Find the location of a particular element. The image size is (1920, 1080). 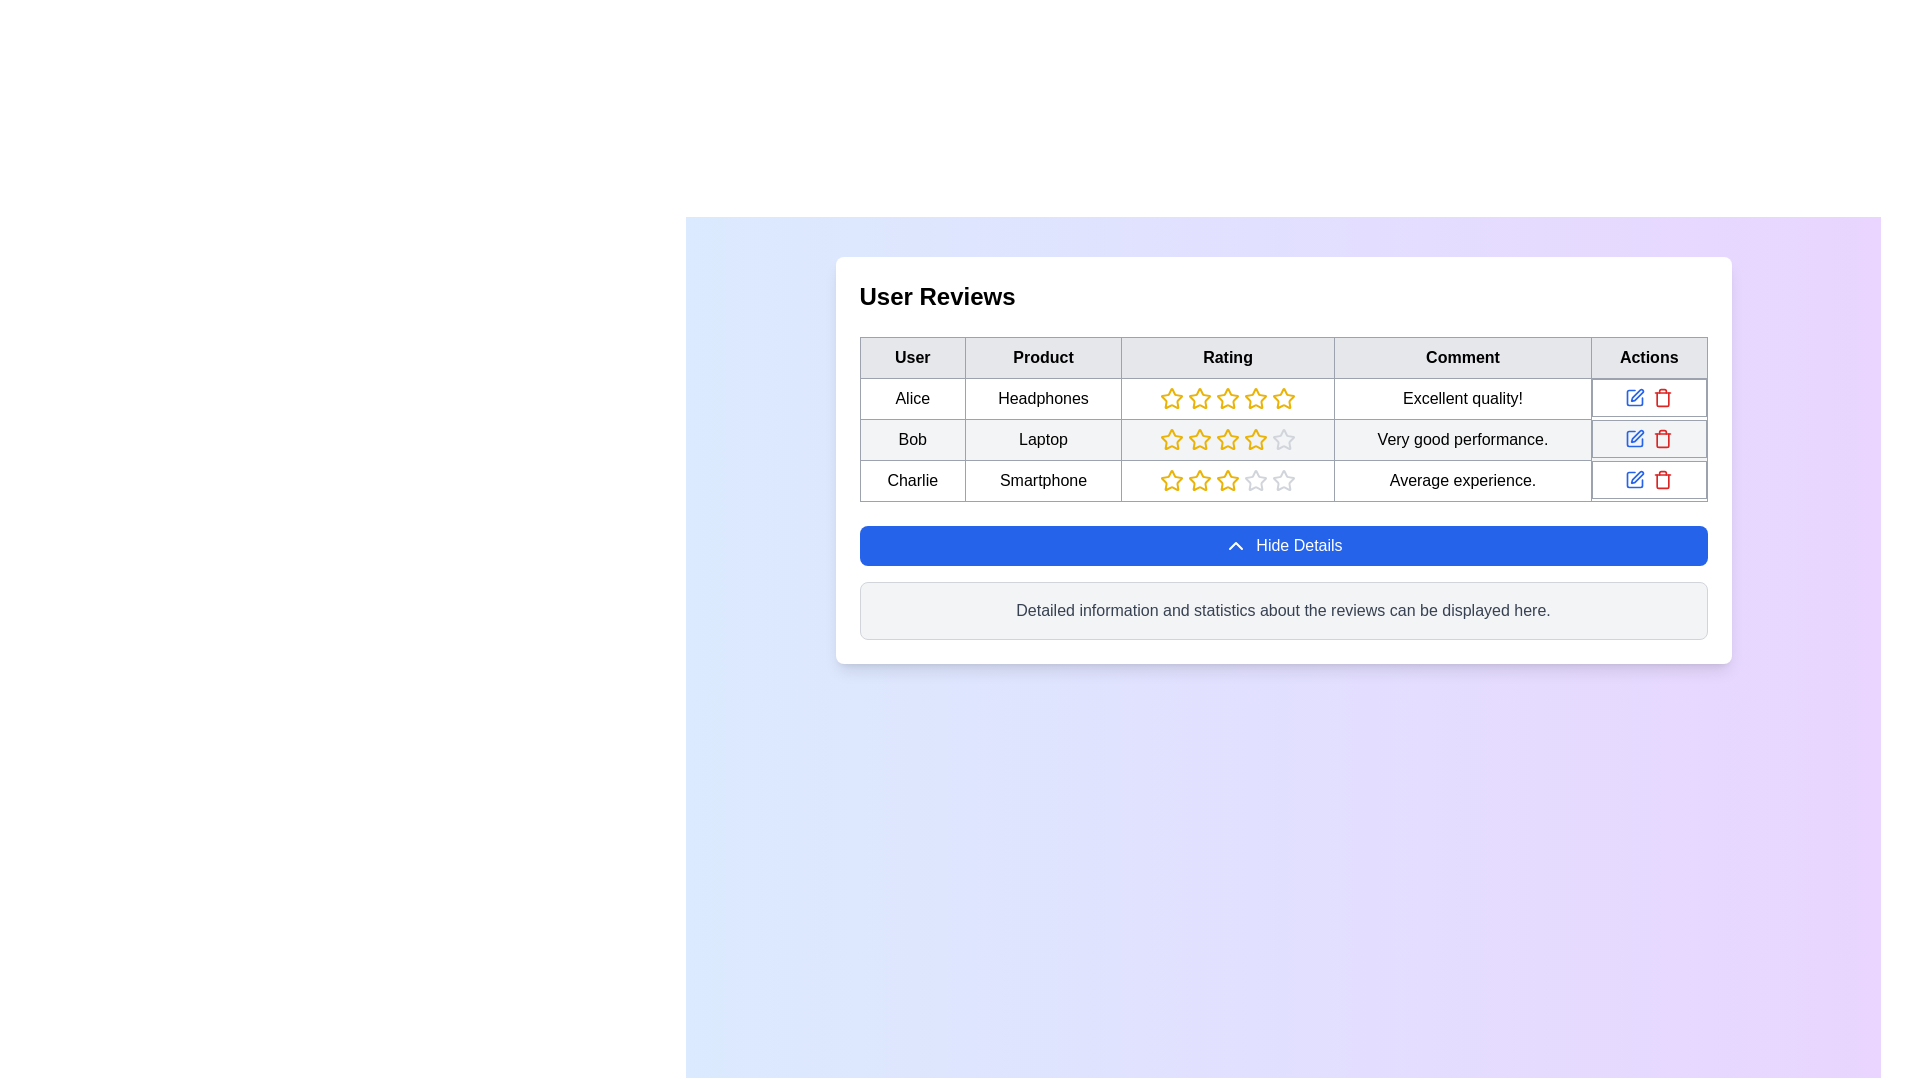

the text label that serves as the title for the user reviews section, located at the top-left corner of the reviews module is located at coordinates (936, 297).